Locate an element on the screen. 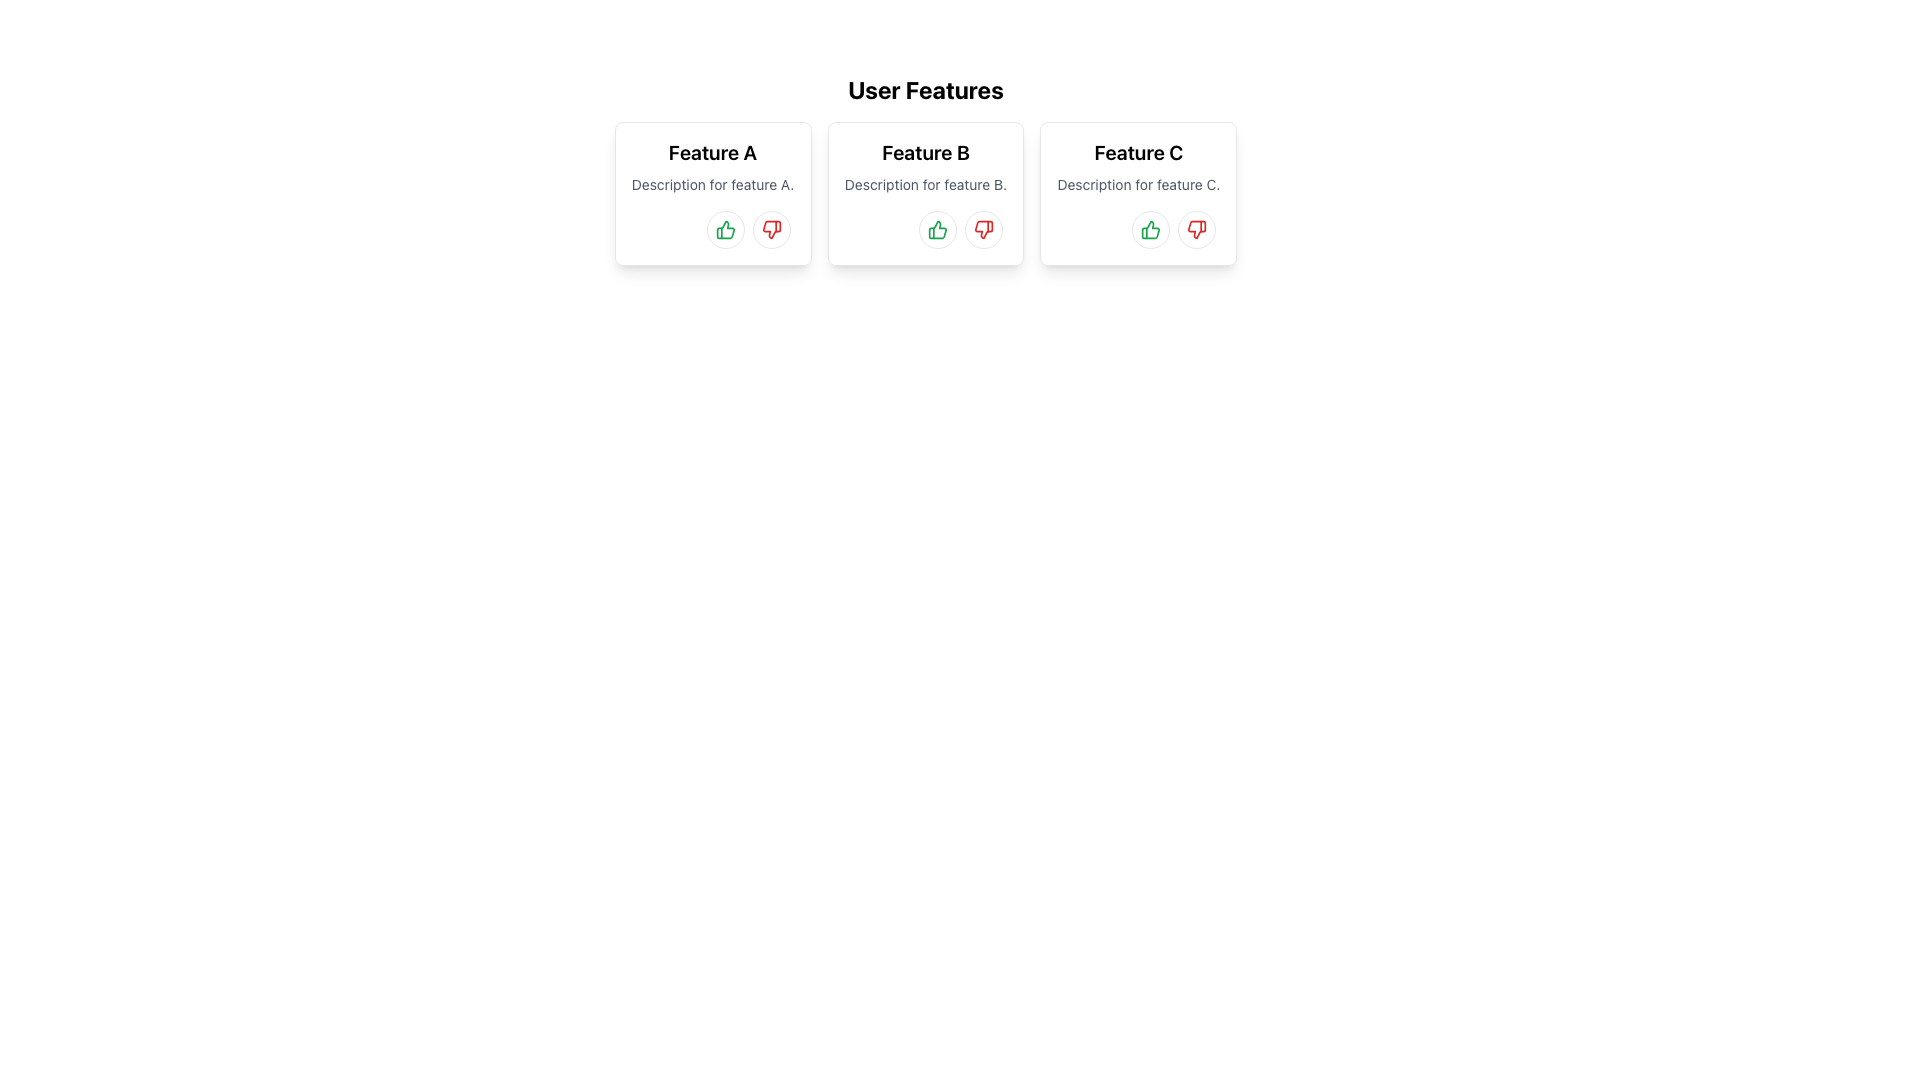 This screenshot has height=1080, width=1920. the text label that serves as the title for the 'Feature A' feature card, located at the top portion of the leftmost card in a horizontally arranged group of three cards is located at coordinates (713, 152).